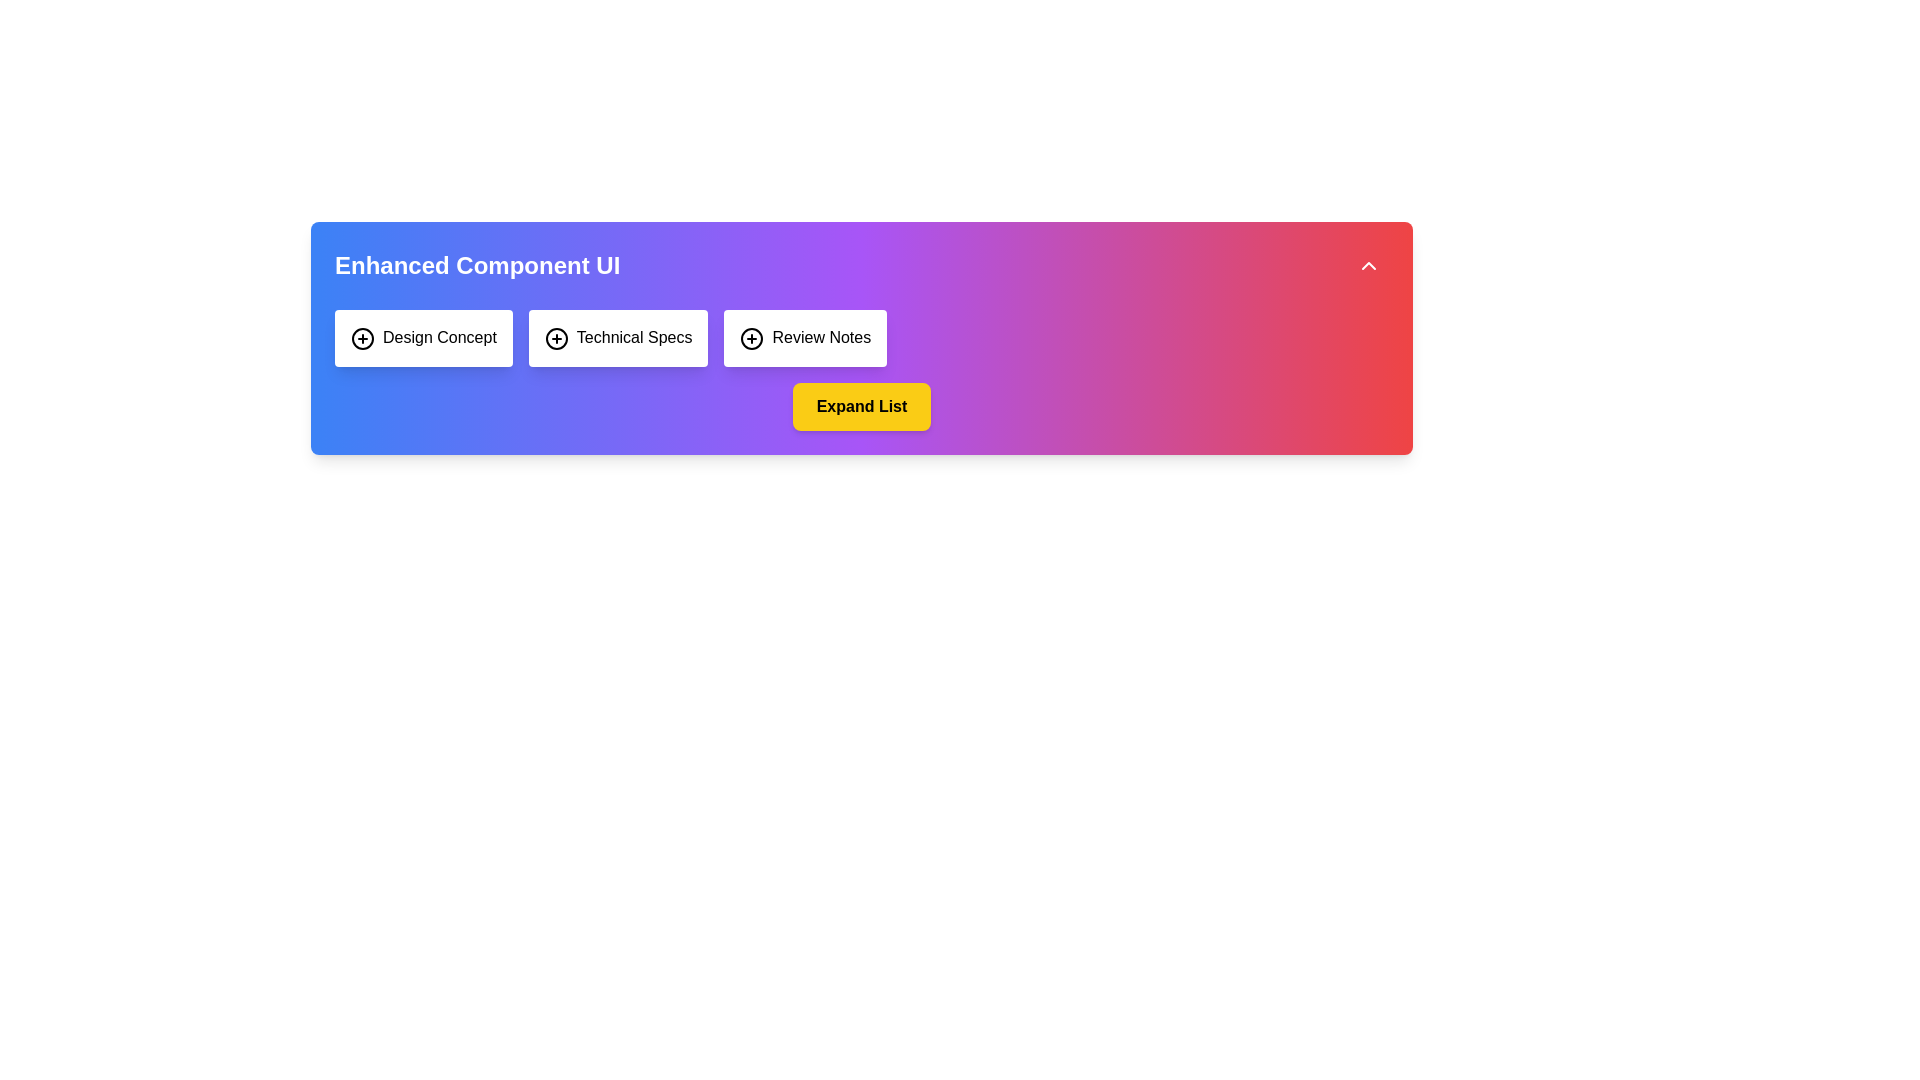 Image resolution: width=1920 pixels, height=1080 pixels. Describe the element at coordinates (363, 337) in the screenshot. I see `the addition icon related to the 'Design Concept'` at that location.